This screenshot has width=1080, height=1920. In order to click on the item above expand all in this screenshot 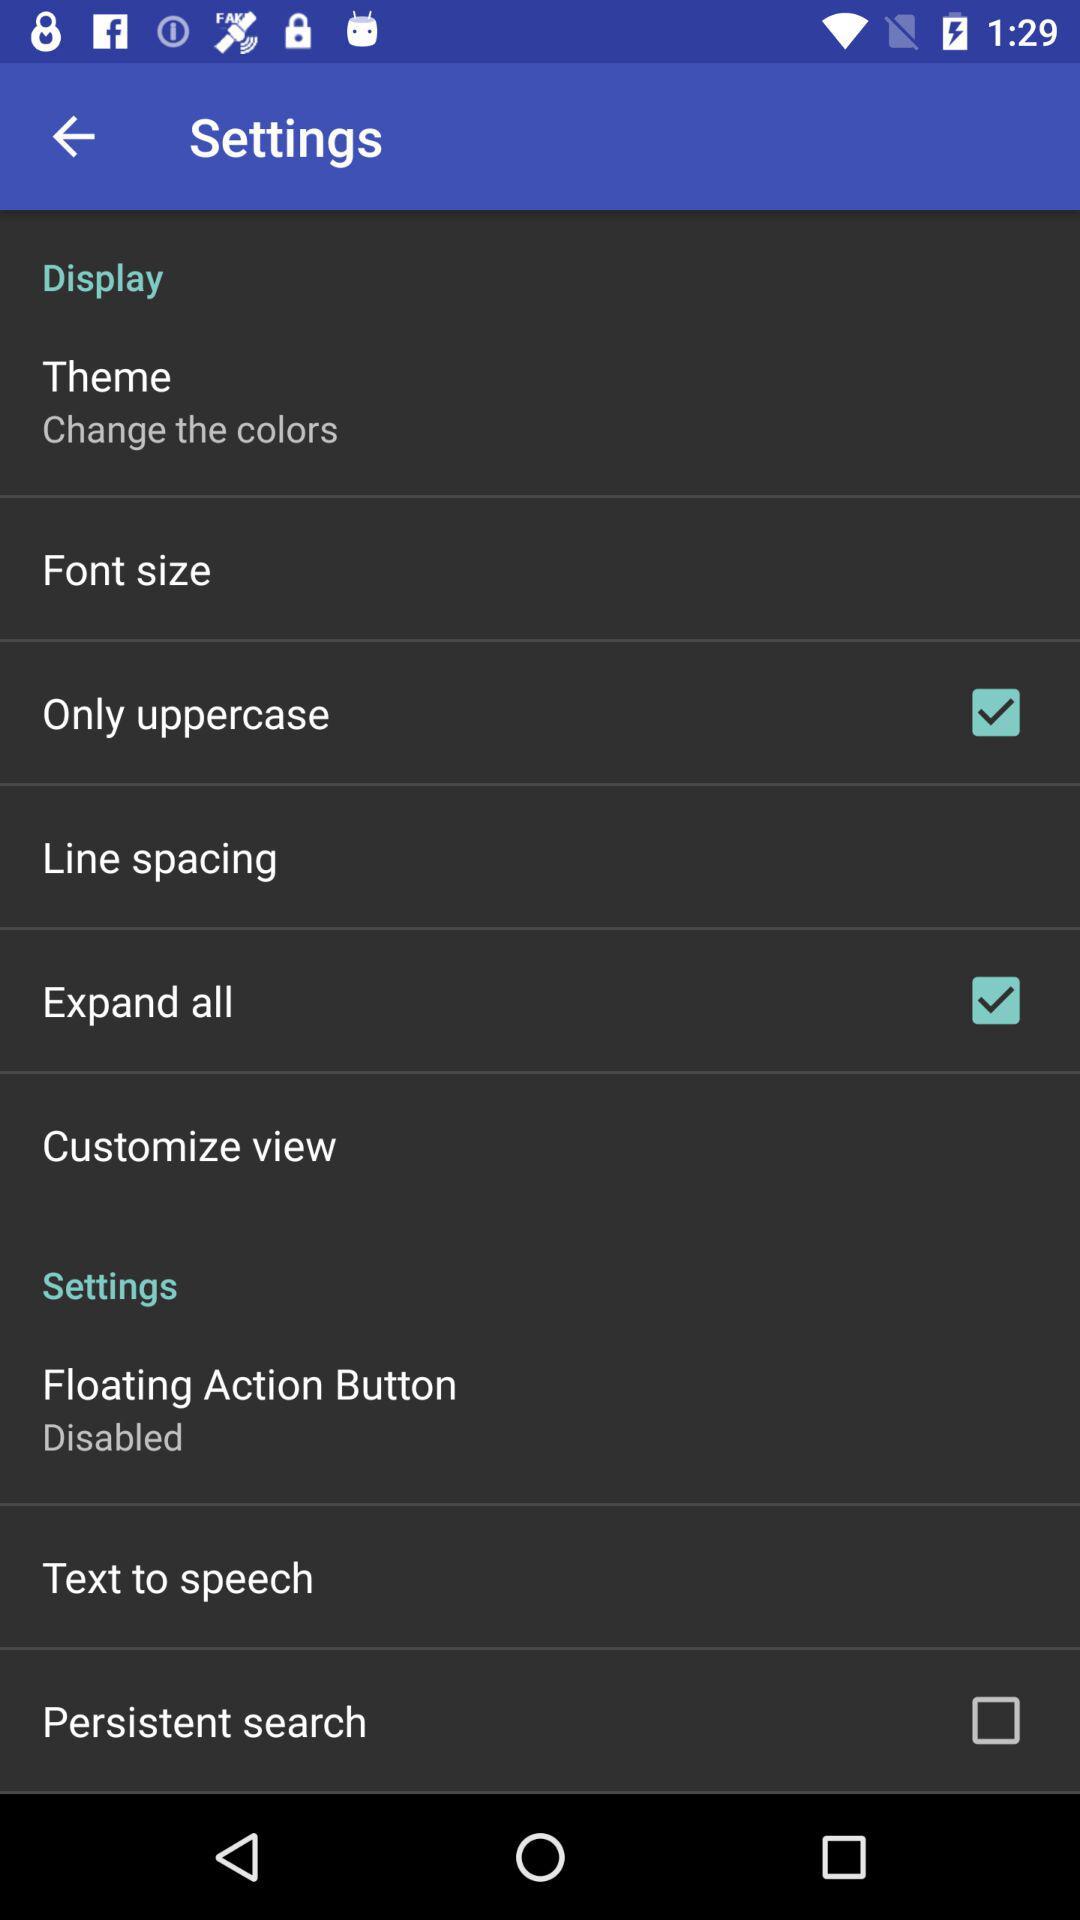, I will do `click(158, 856)`.